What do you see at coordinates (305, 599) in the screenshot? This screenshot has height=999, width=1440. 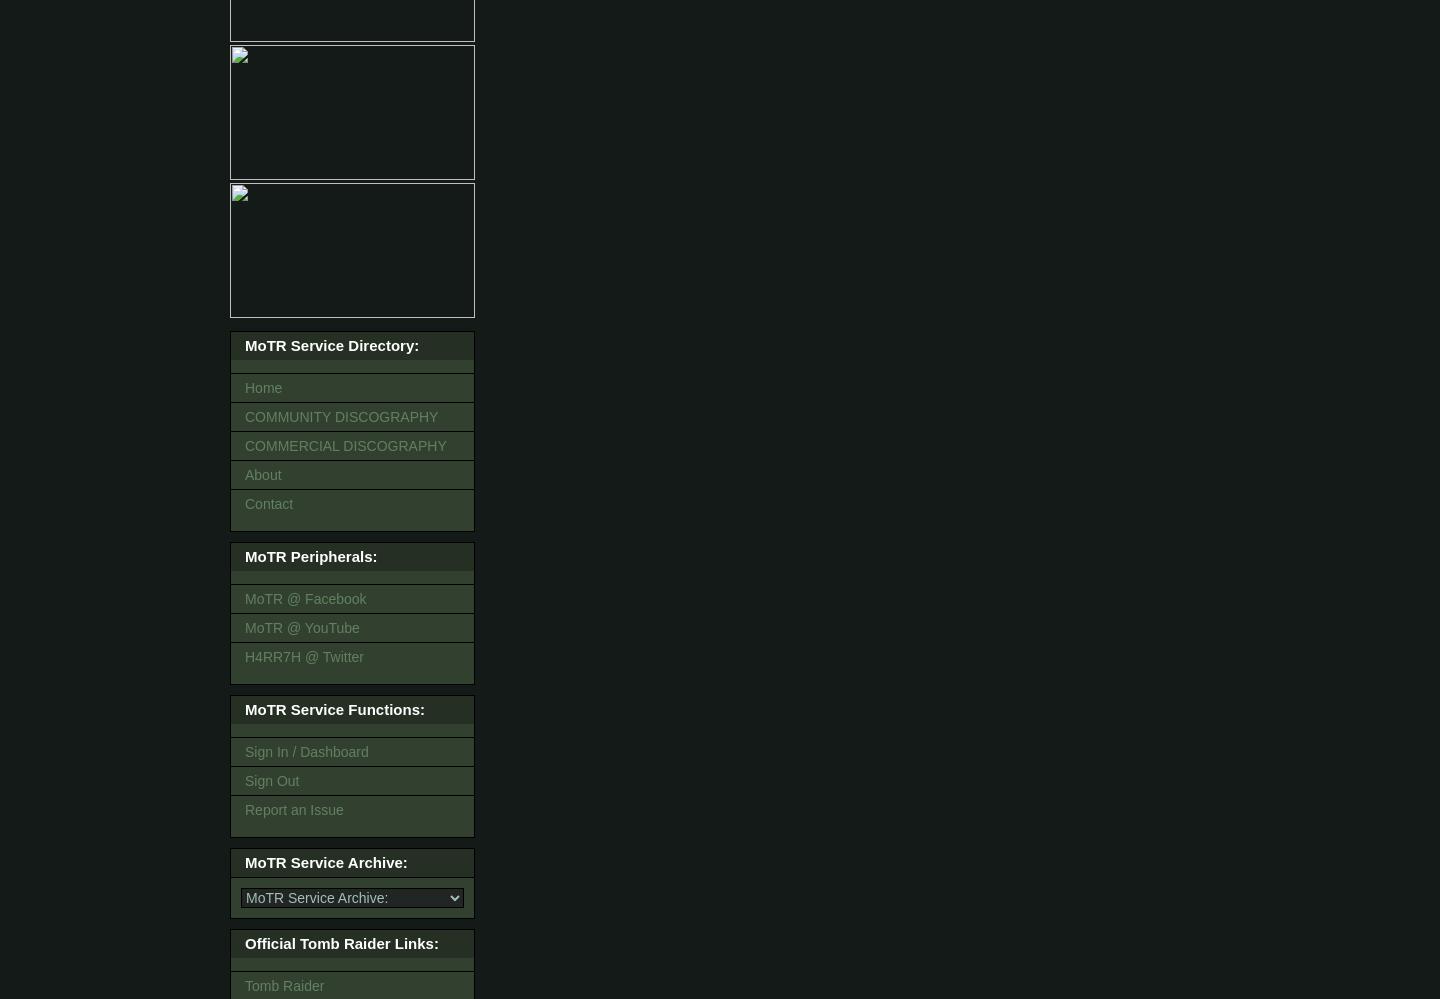 I see `'MoTR @ Facebook'` at bounding box center [305, 599].